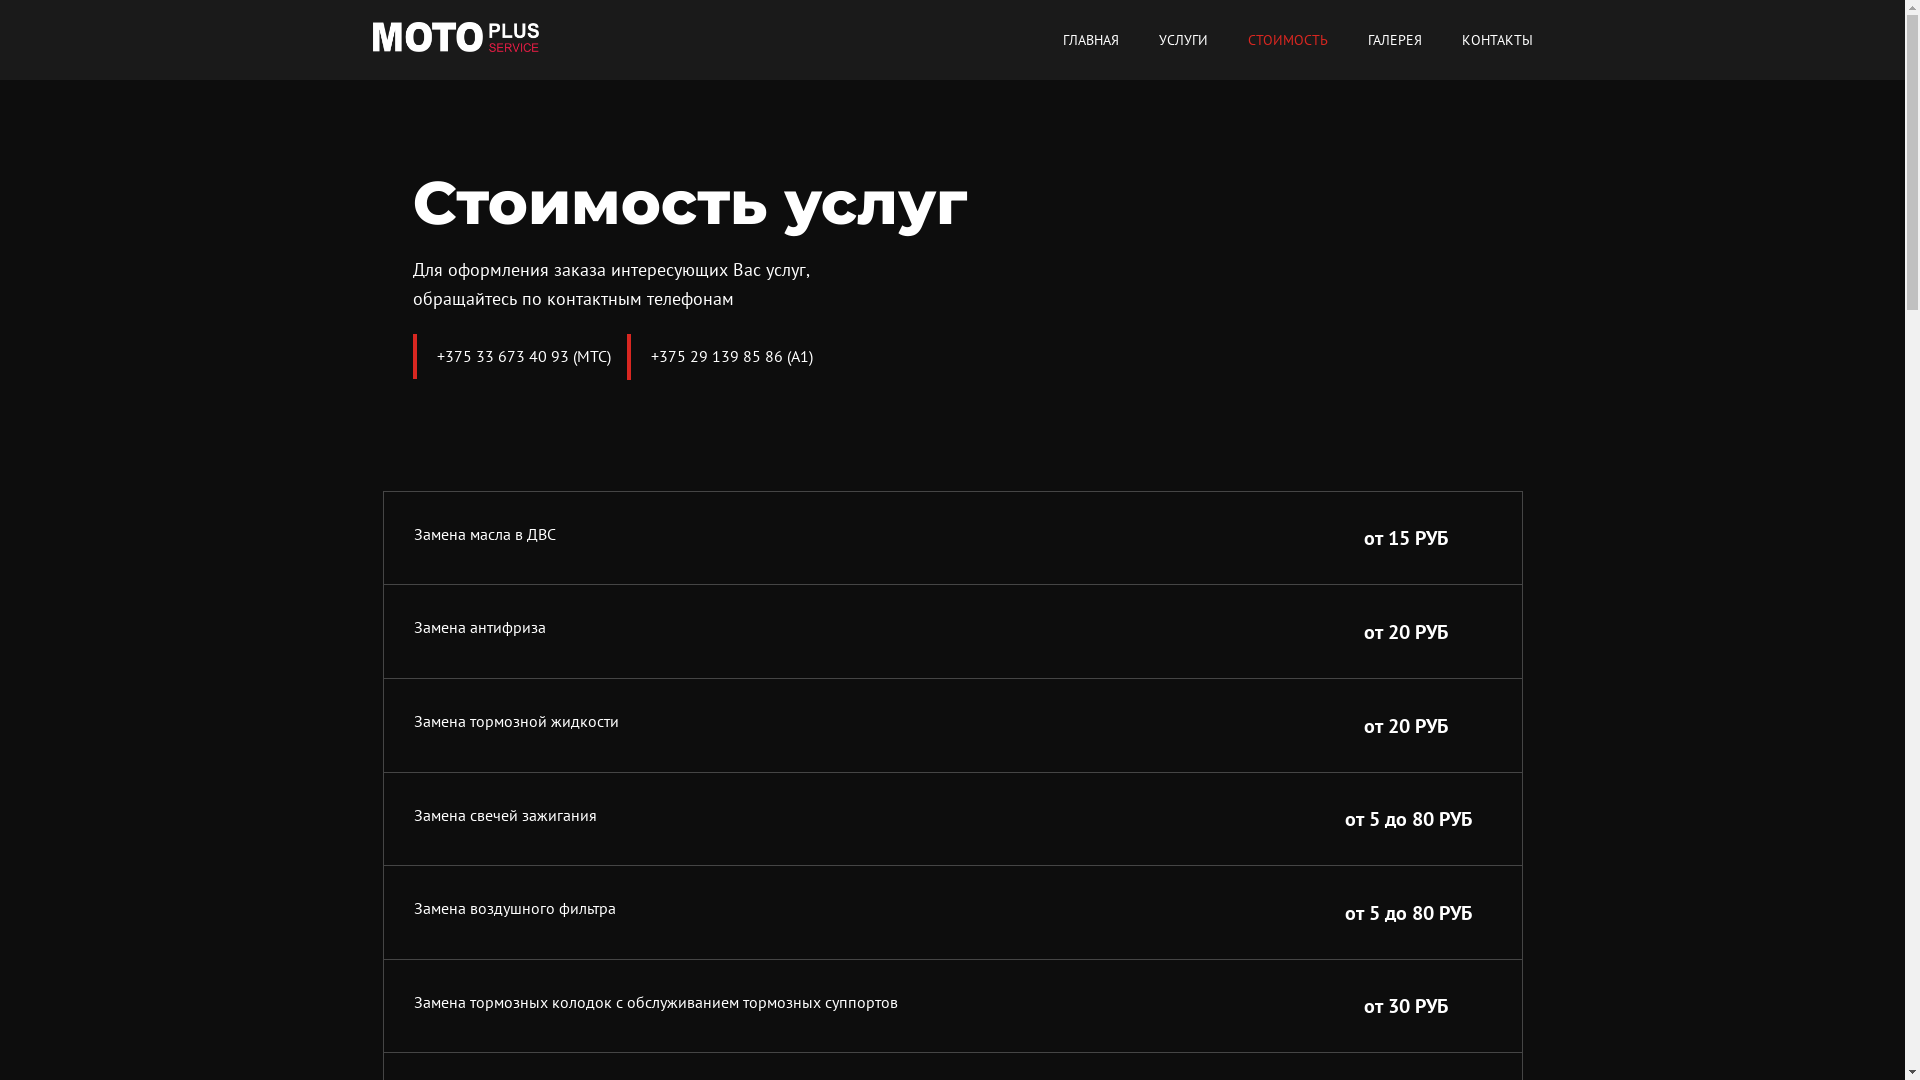 Image resolution: width=1920 pixels, height=1080 pixels. I want to click on '+375 29 139 85 86 (A1)', so click(729, 354).